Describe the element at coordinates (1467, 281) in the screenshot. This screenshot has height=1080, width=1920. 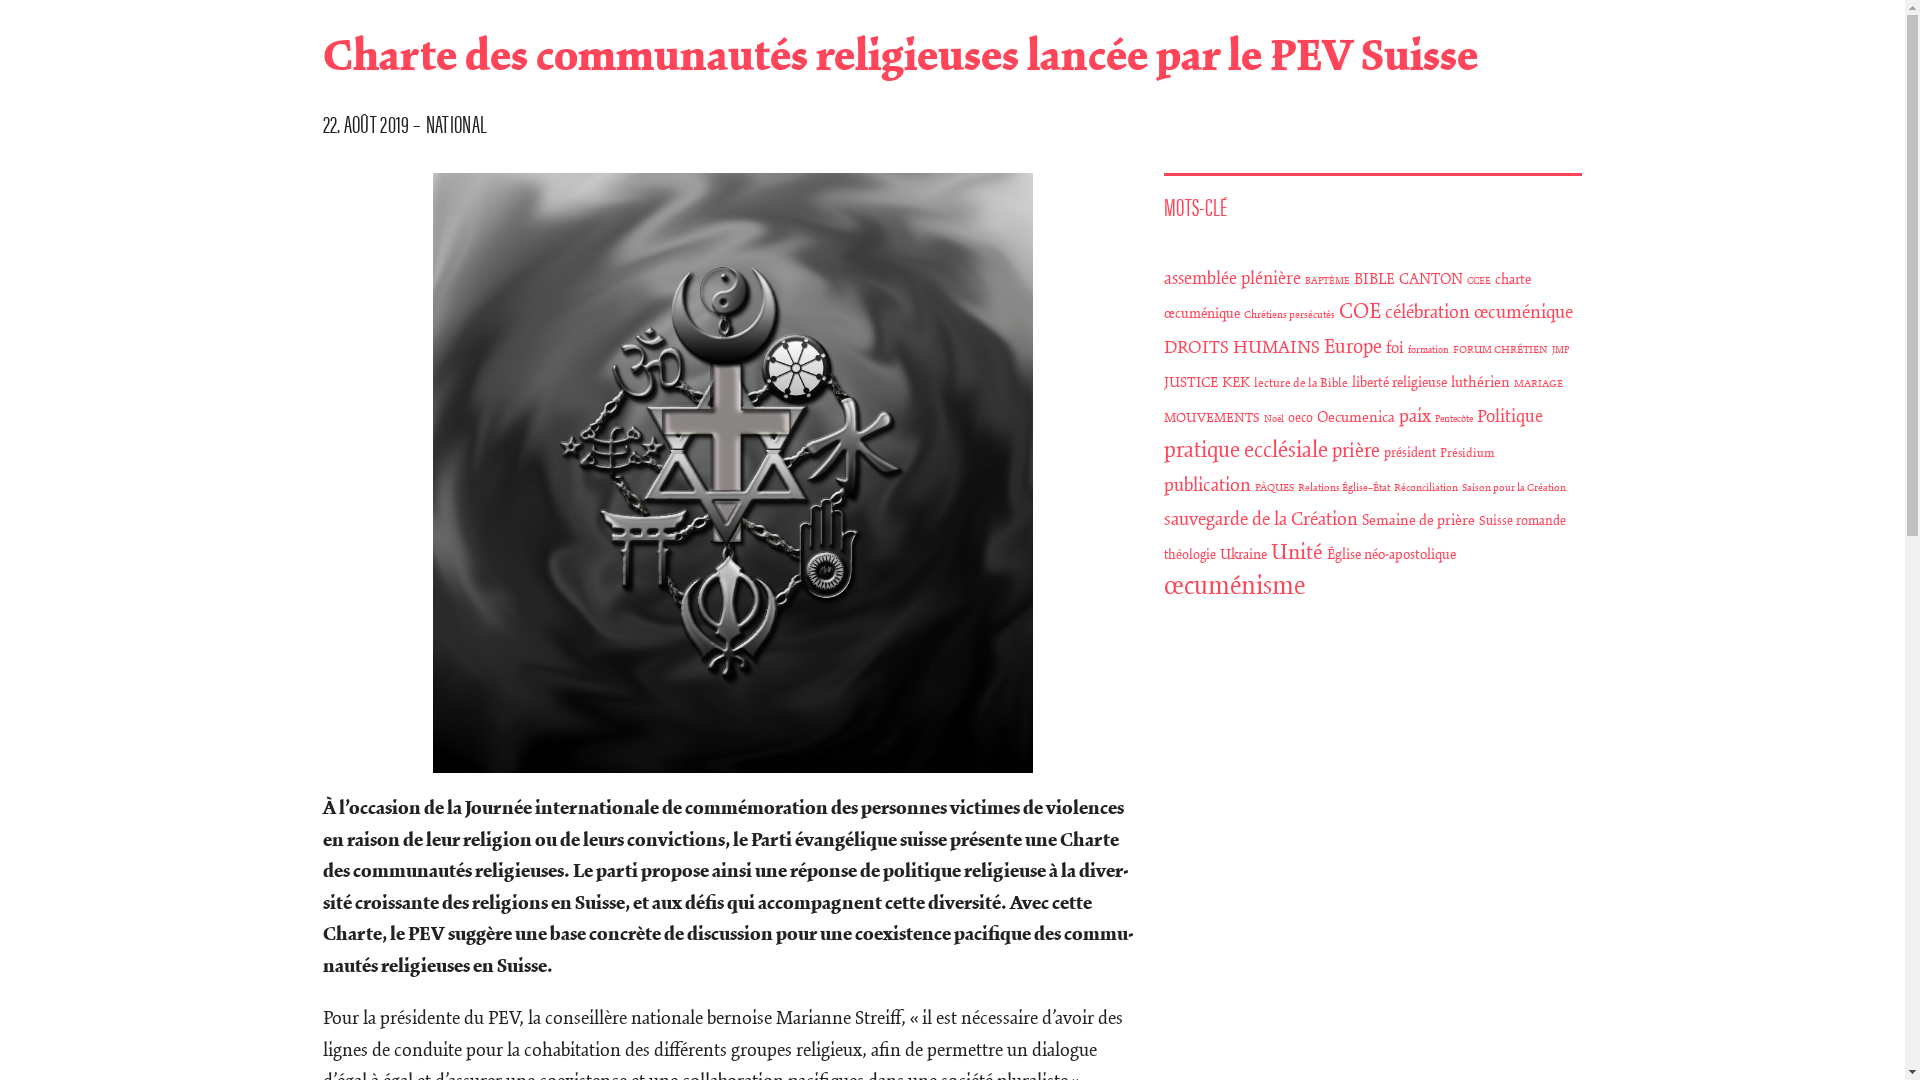
I see `'CCEE'` at that location.